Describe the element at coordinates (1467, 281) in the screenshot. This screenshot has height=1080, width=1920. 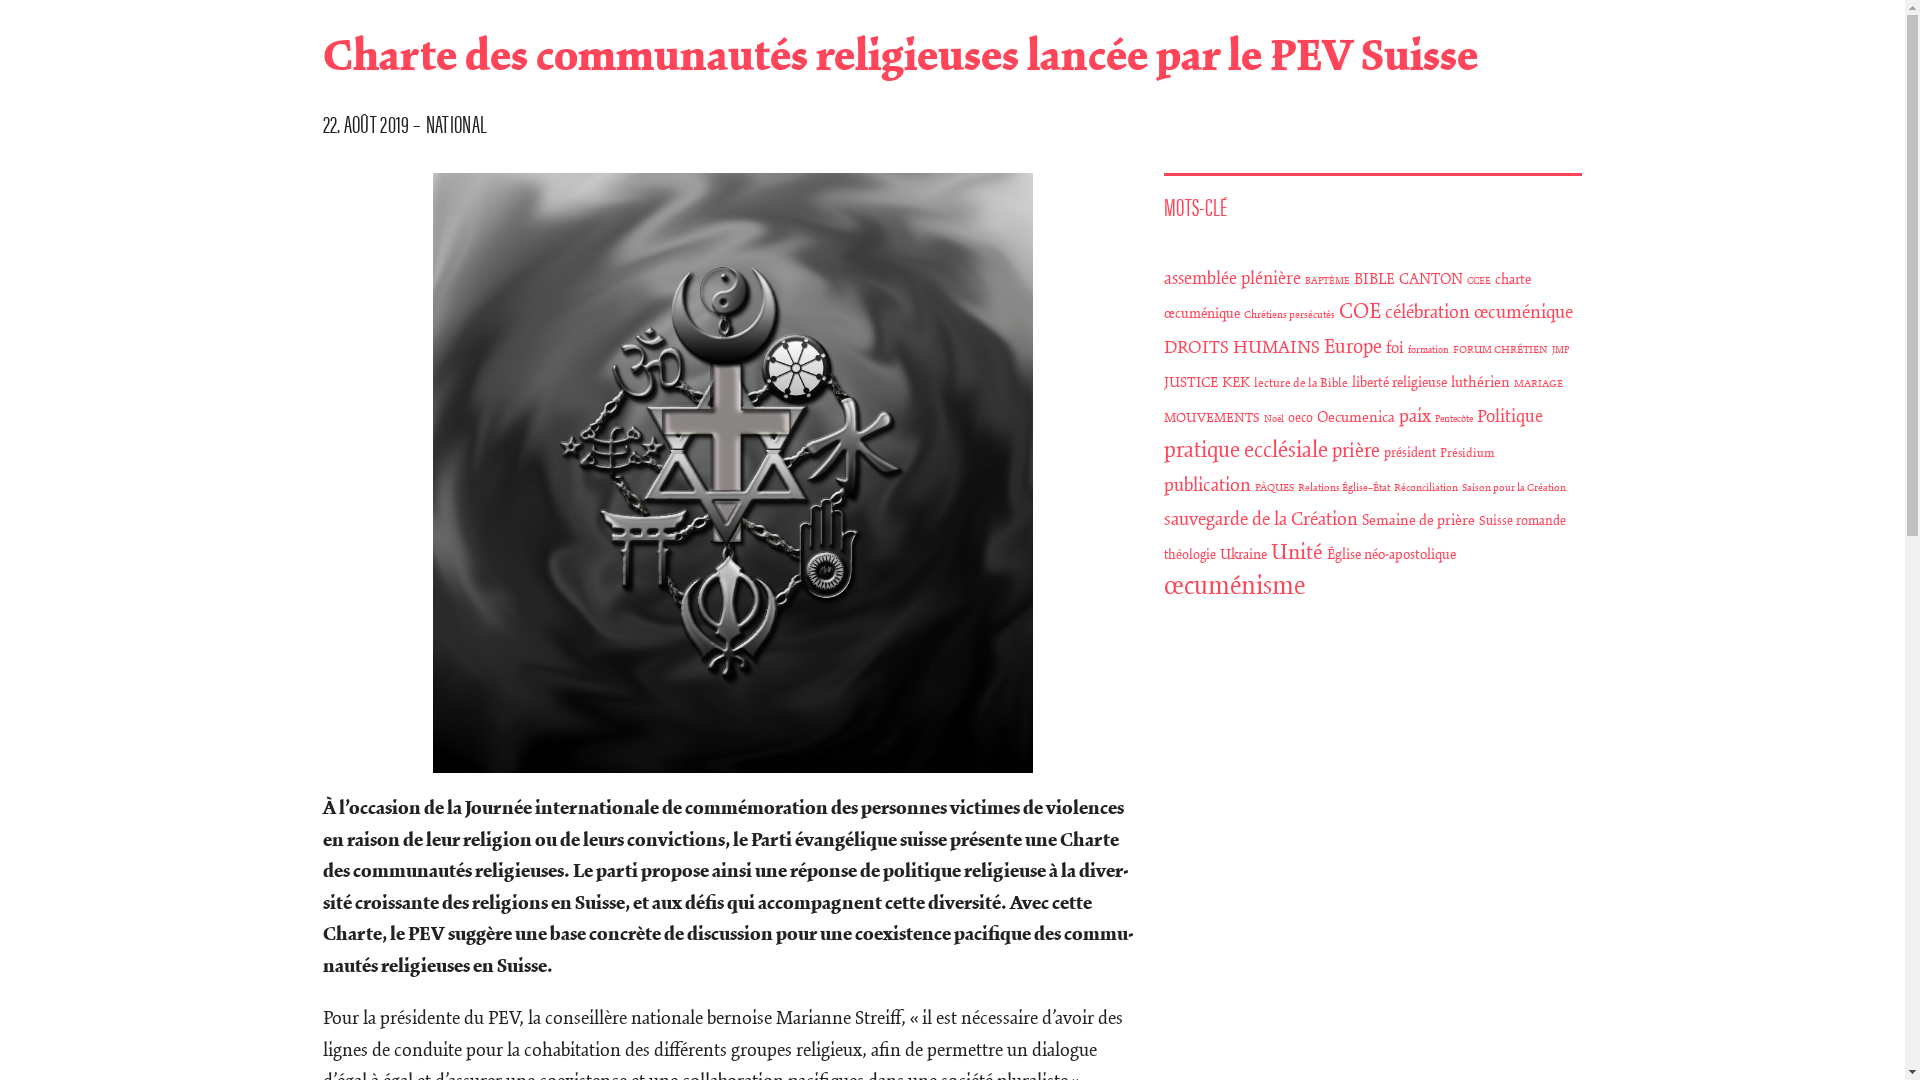
I see `'CCEE'` at that location.